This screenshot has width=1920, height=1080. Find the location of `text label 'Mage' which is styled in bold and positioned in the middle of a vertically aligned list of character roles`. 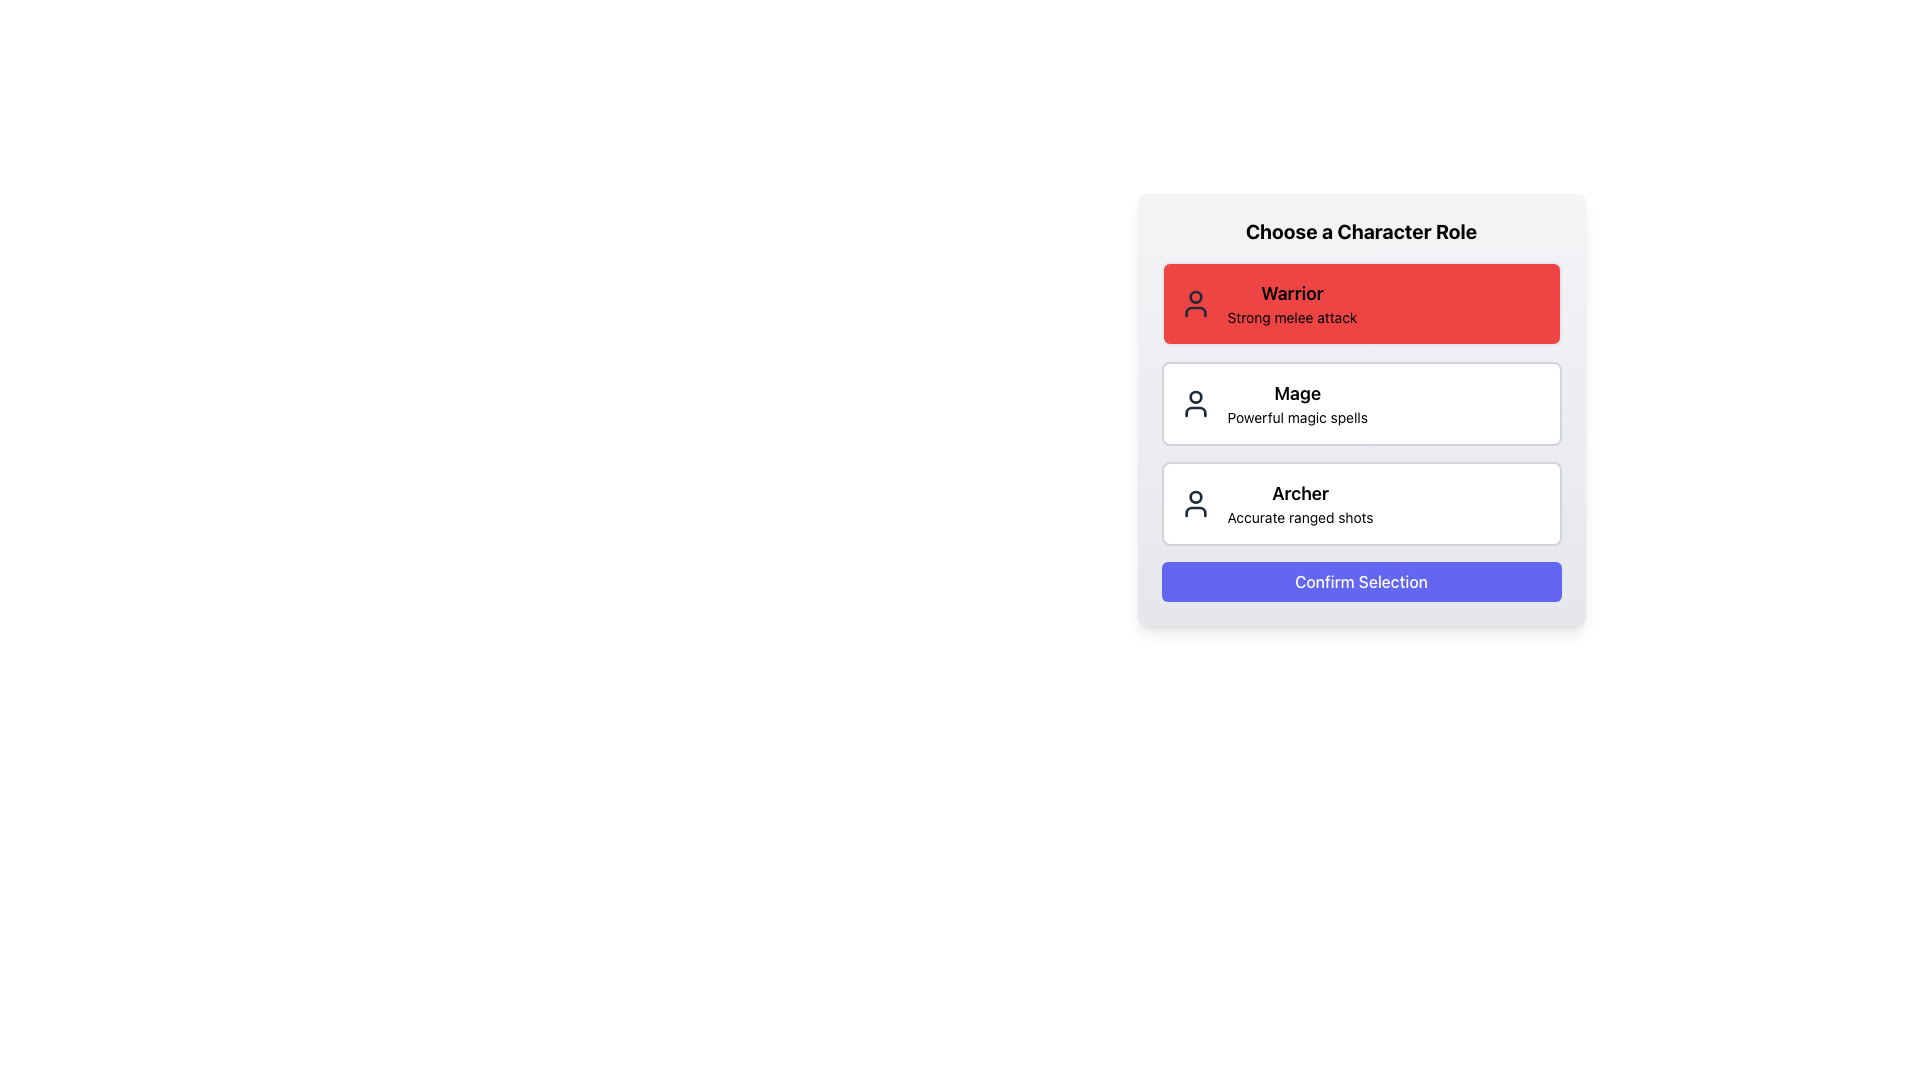

text label 'Mage' which is styled in bold and positioned in the middle of a vertically aligned list of character roles is located at coordinates (1297, 393).